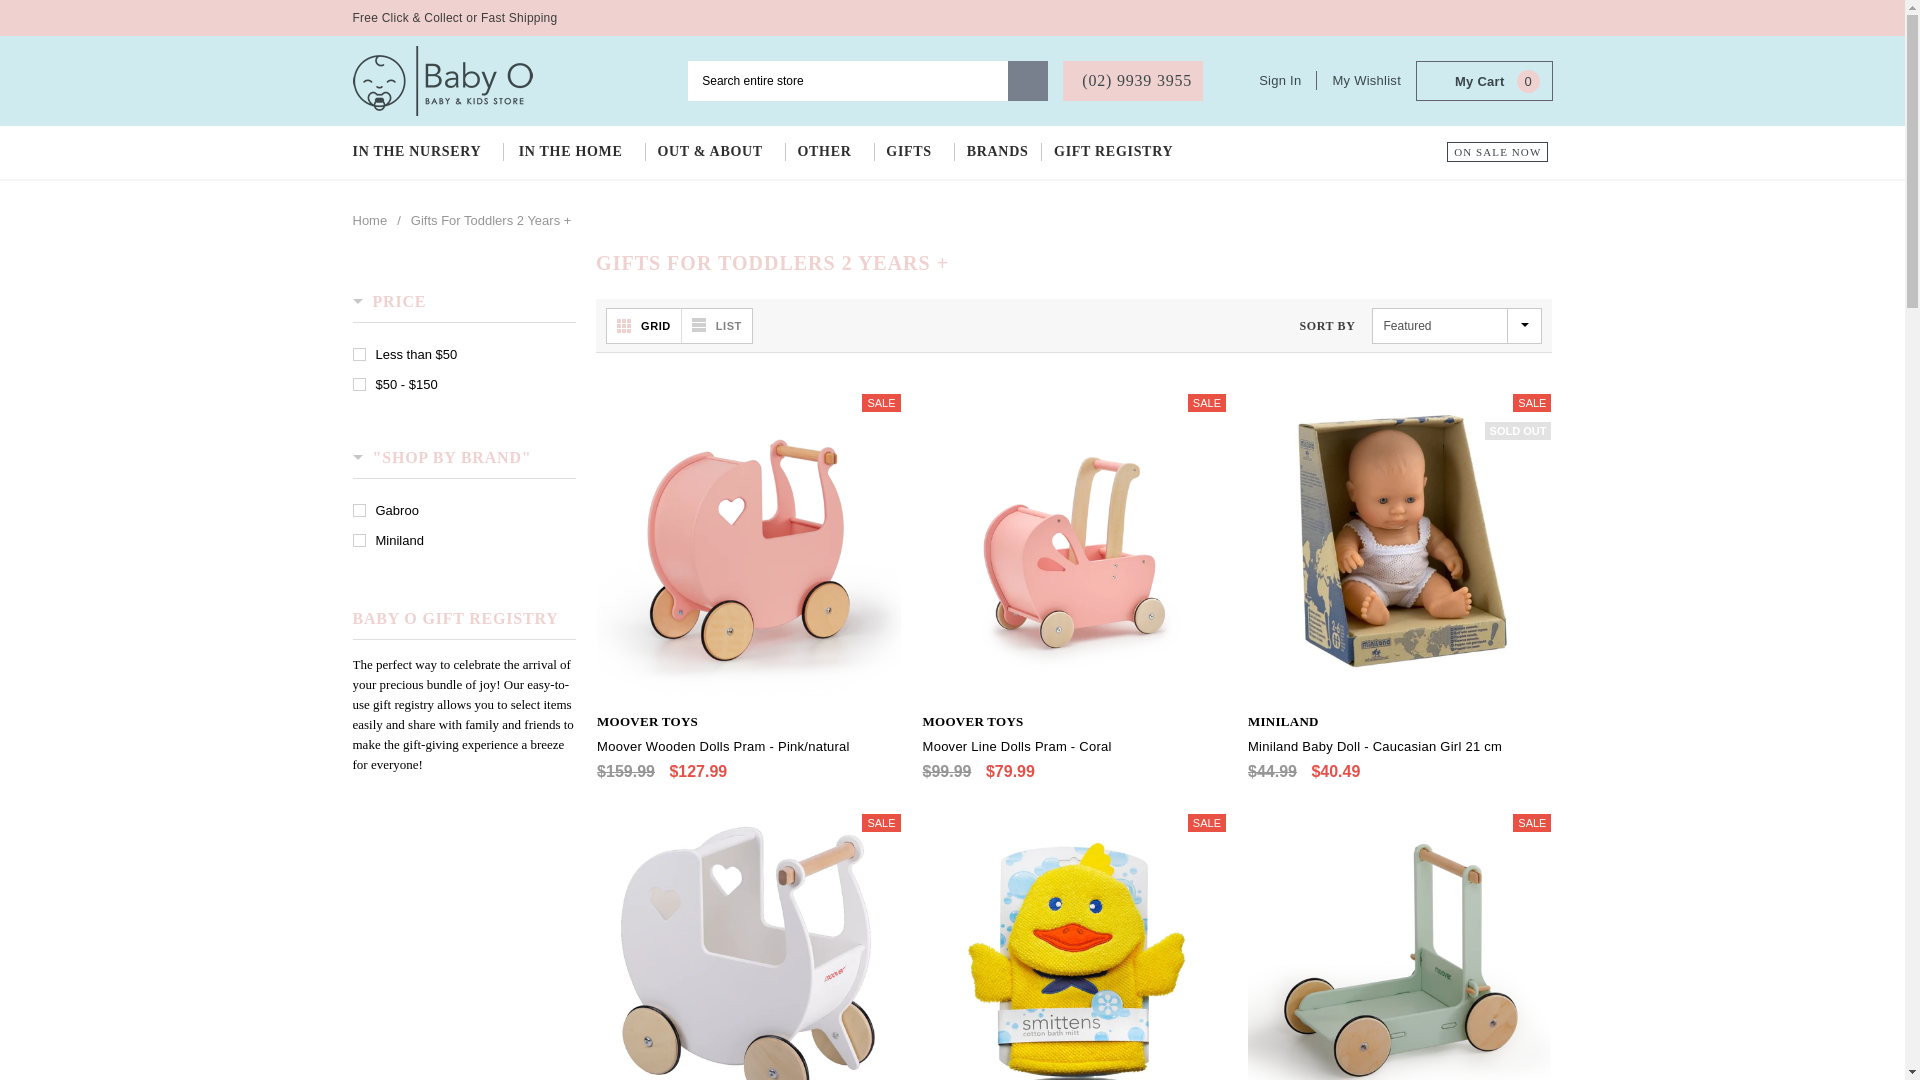 The height and width of the screenshot is (1080, 1920). Describe the element at coordinates (410, 220) in the screenshot. I see `'Gifts For Toddlers 2 Years +'` at that location.